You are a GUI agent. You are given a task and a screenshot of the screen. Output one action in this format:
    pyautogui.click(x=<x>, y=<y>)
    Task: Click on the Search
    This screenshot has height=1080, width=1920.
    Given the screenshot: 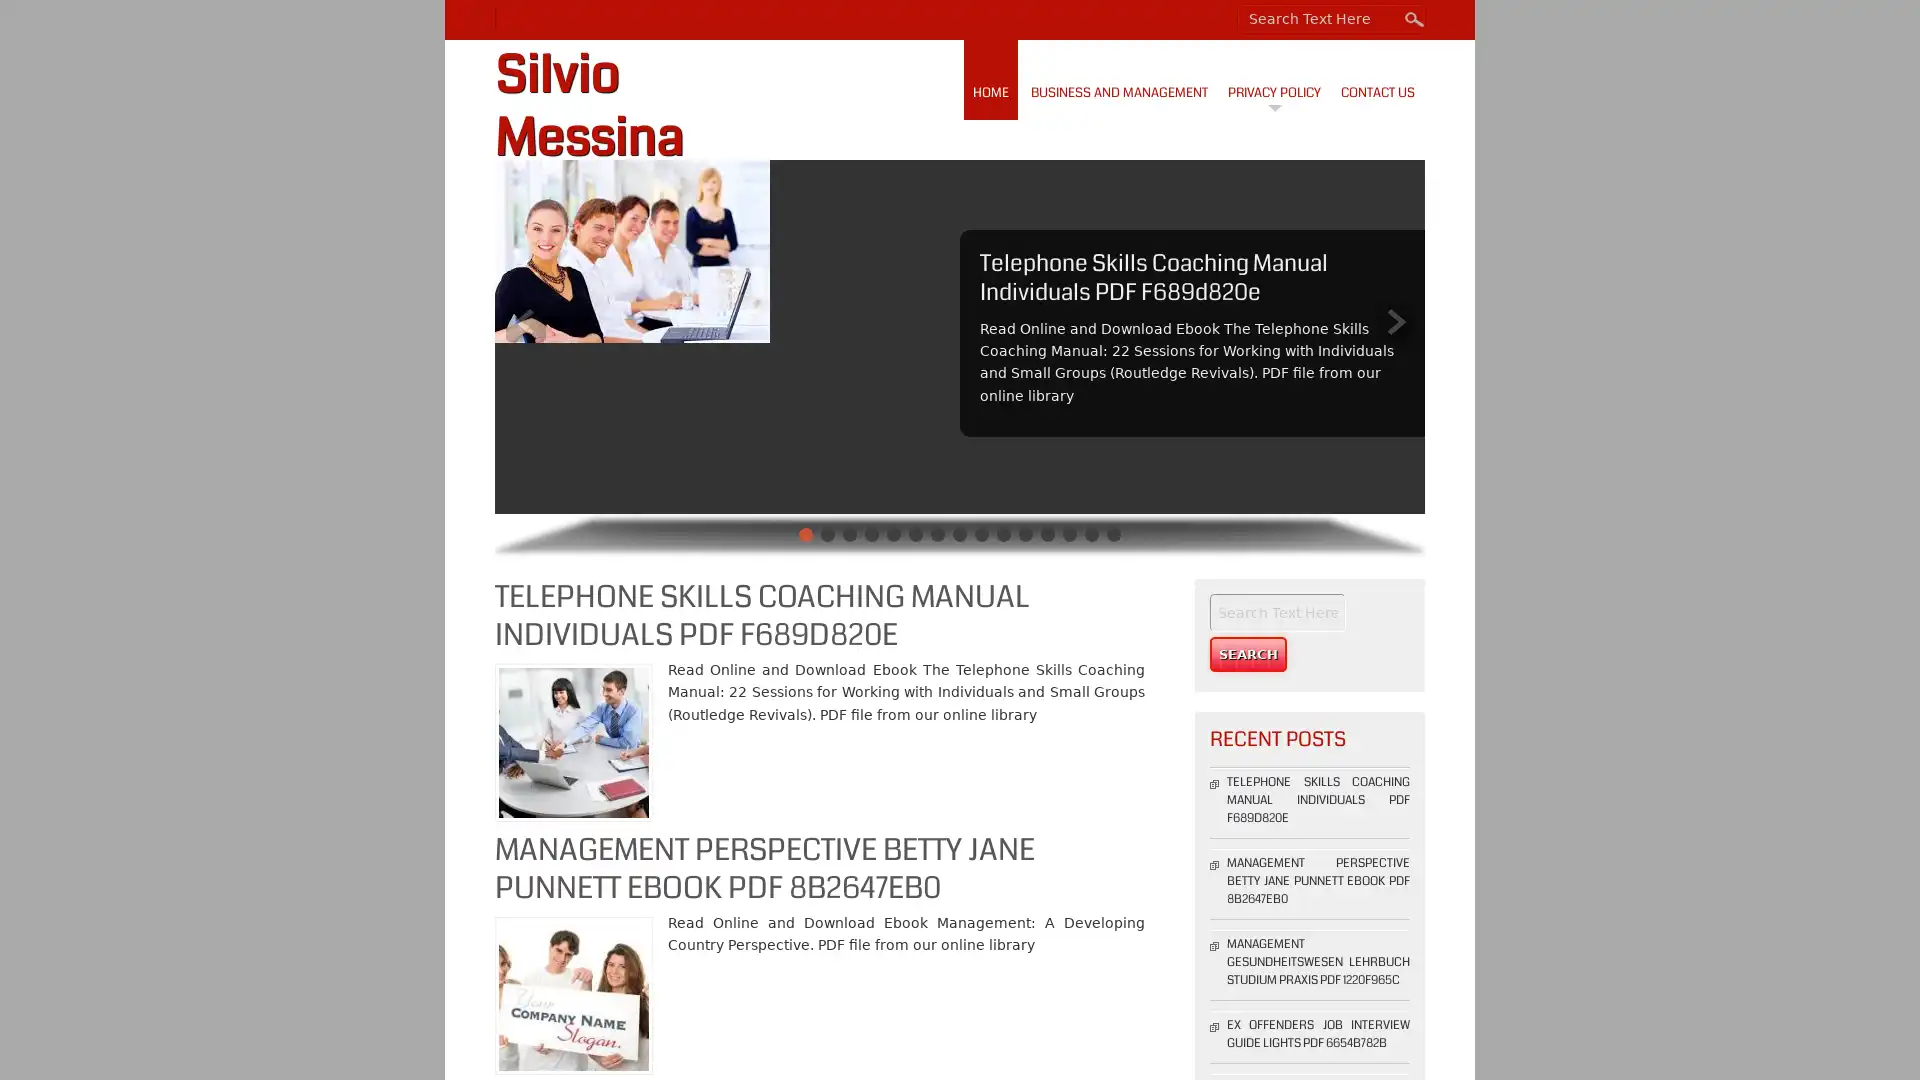 What is the action you would take?
    pyautogui.click(x=1247, y=654)
    